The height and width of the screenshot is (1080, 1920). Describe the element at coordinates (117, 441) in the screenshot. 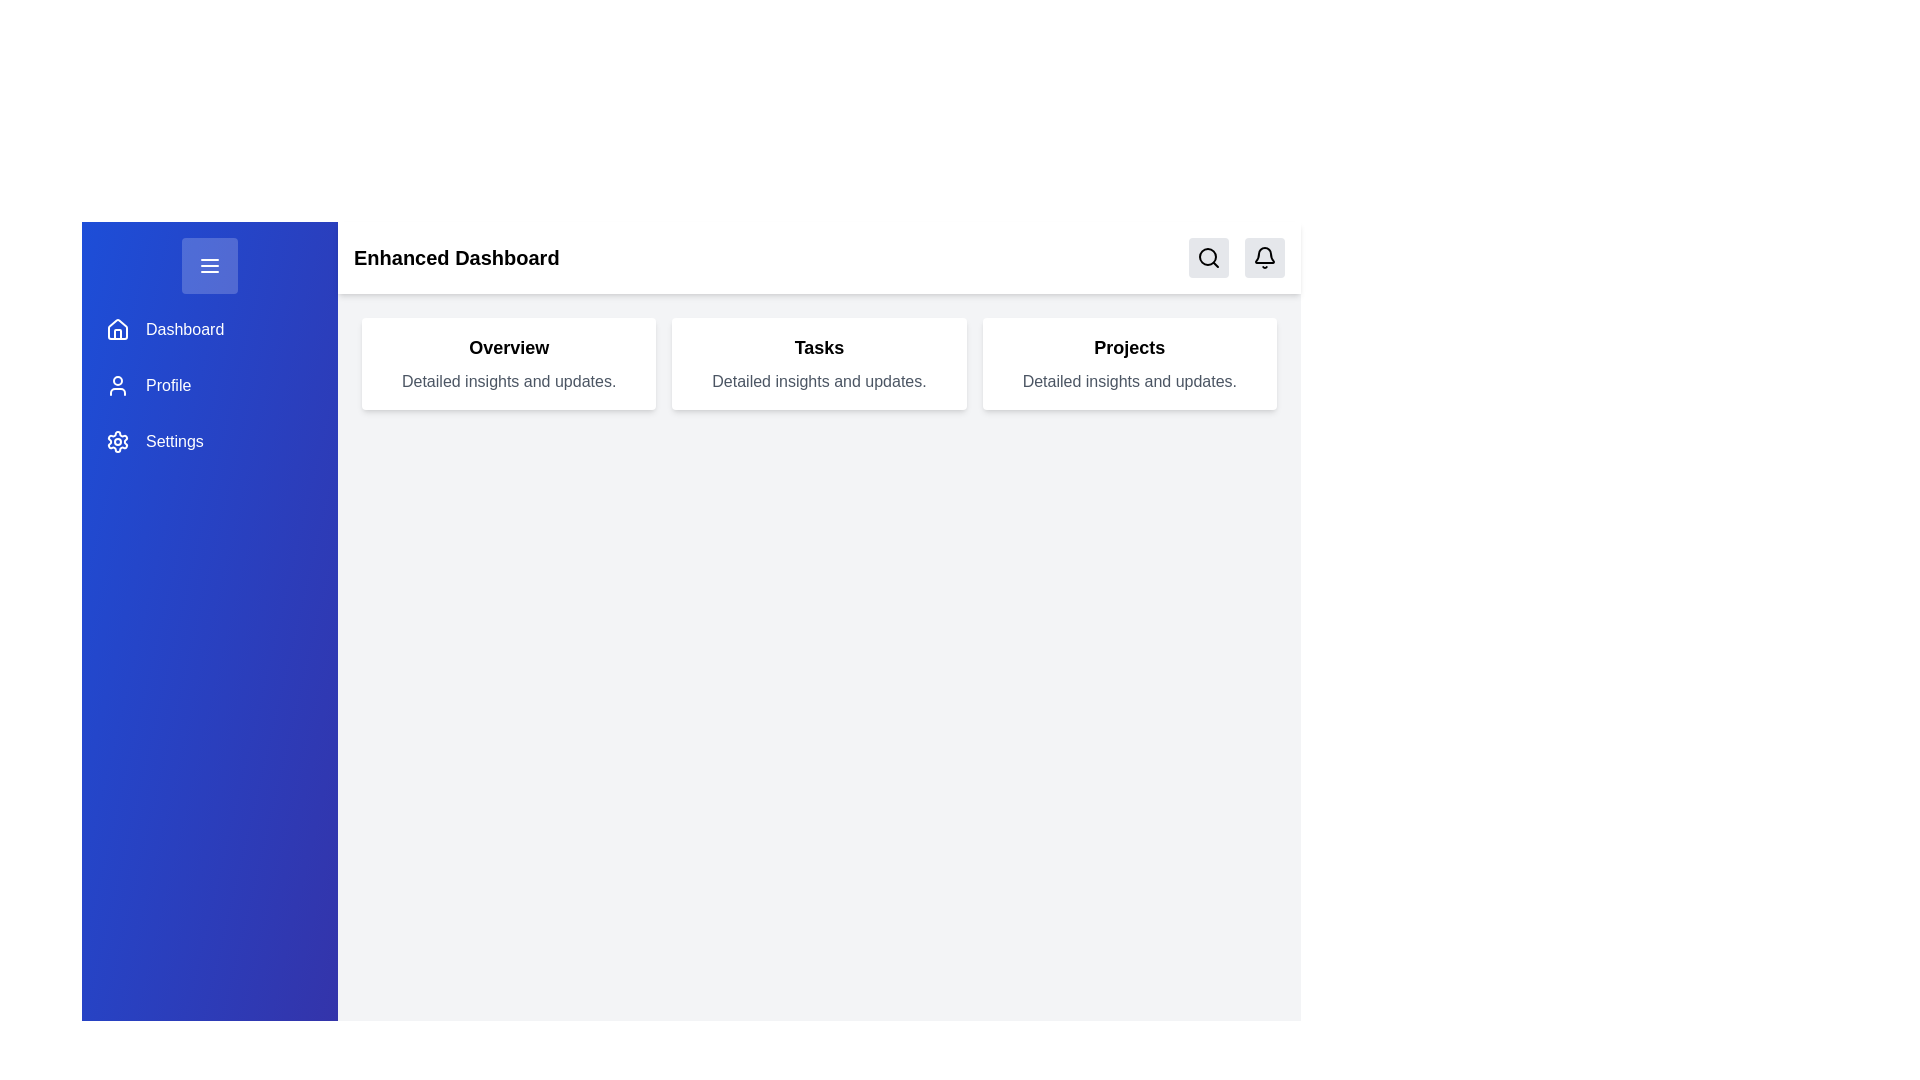

I see `the gear icon located in the sidebar menu, which is adjacent to the text labeled 'Settings'` at that location.